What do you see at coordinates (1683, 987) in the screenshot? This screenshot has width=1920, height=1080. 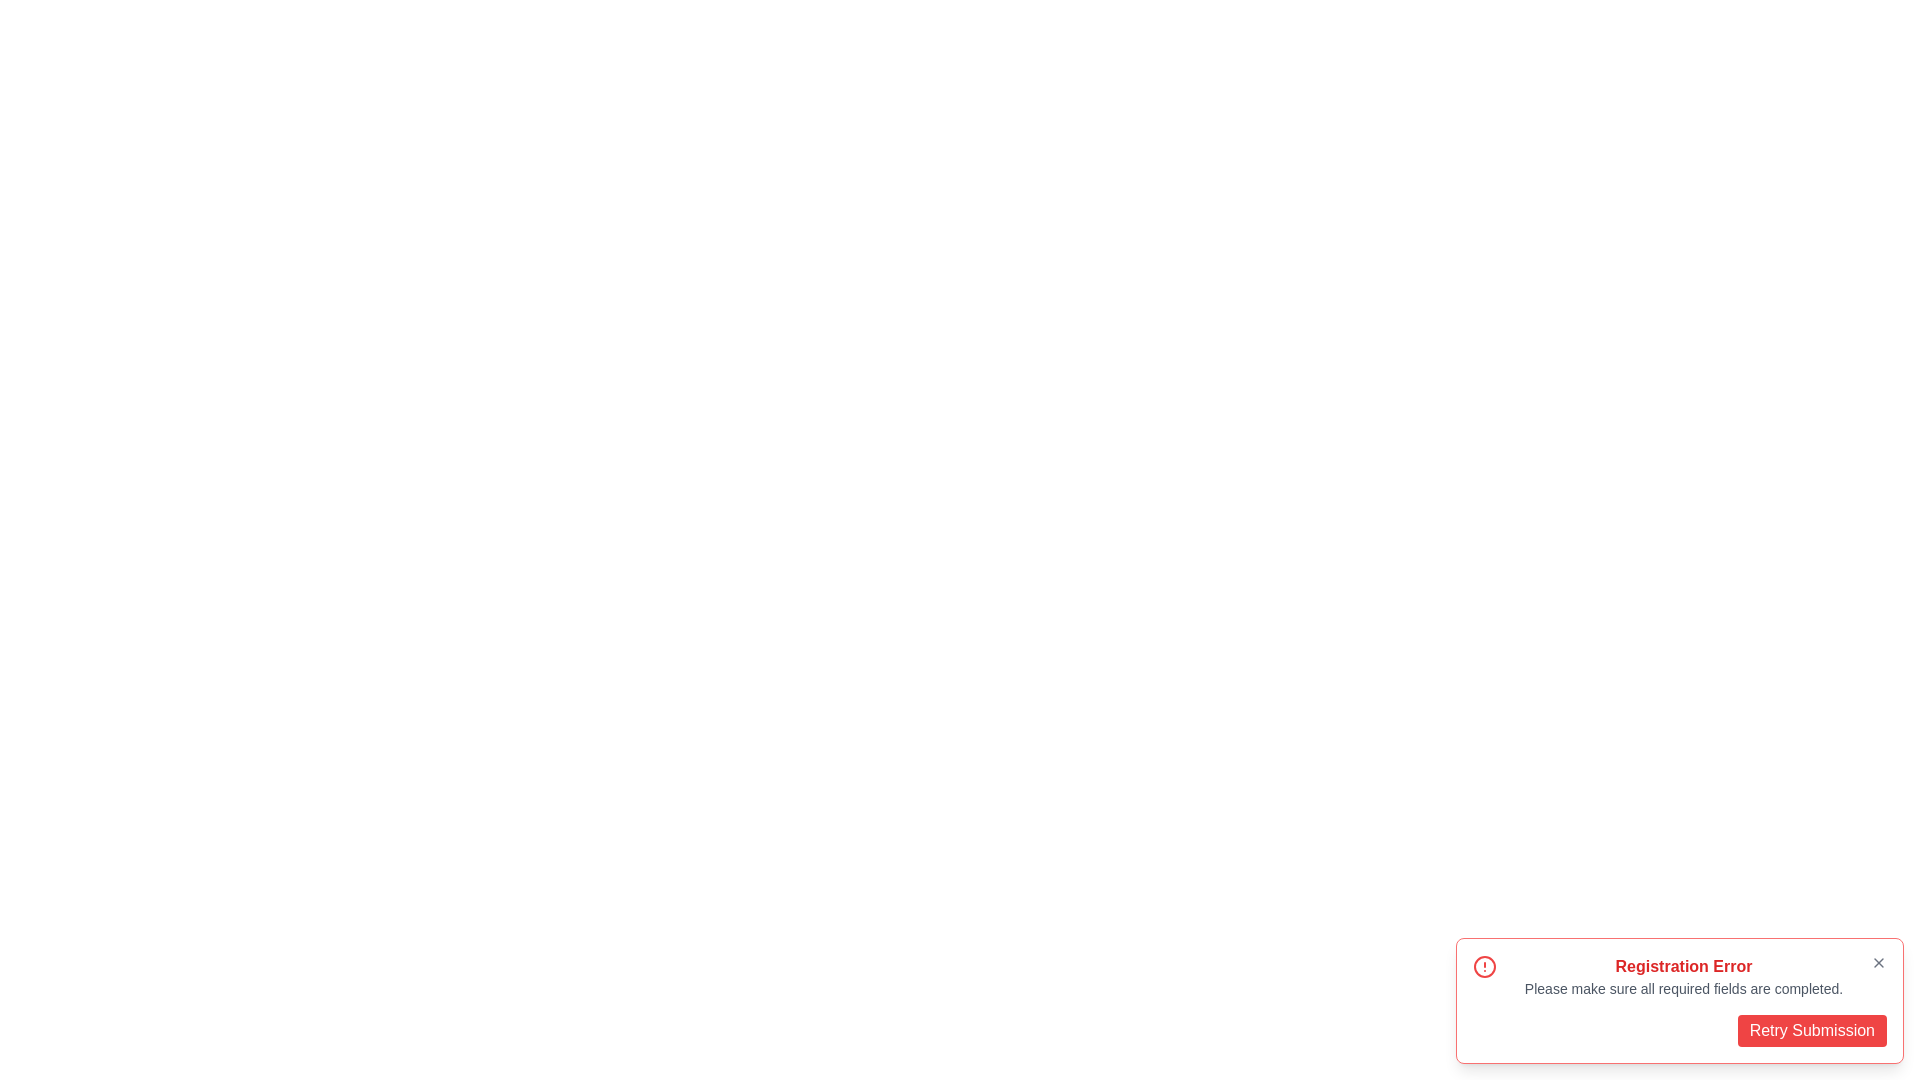 I see `the Text label that provides a descriptive message about incomplete required fields, located in the bottom-right corner of the dialog box below the title 'Registration Error'` at bounding box center [1683, 987].